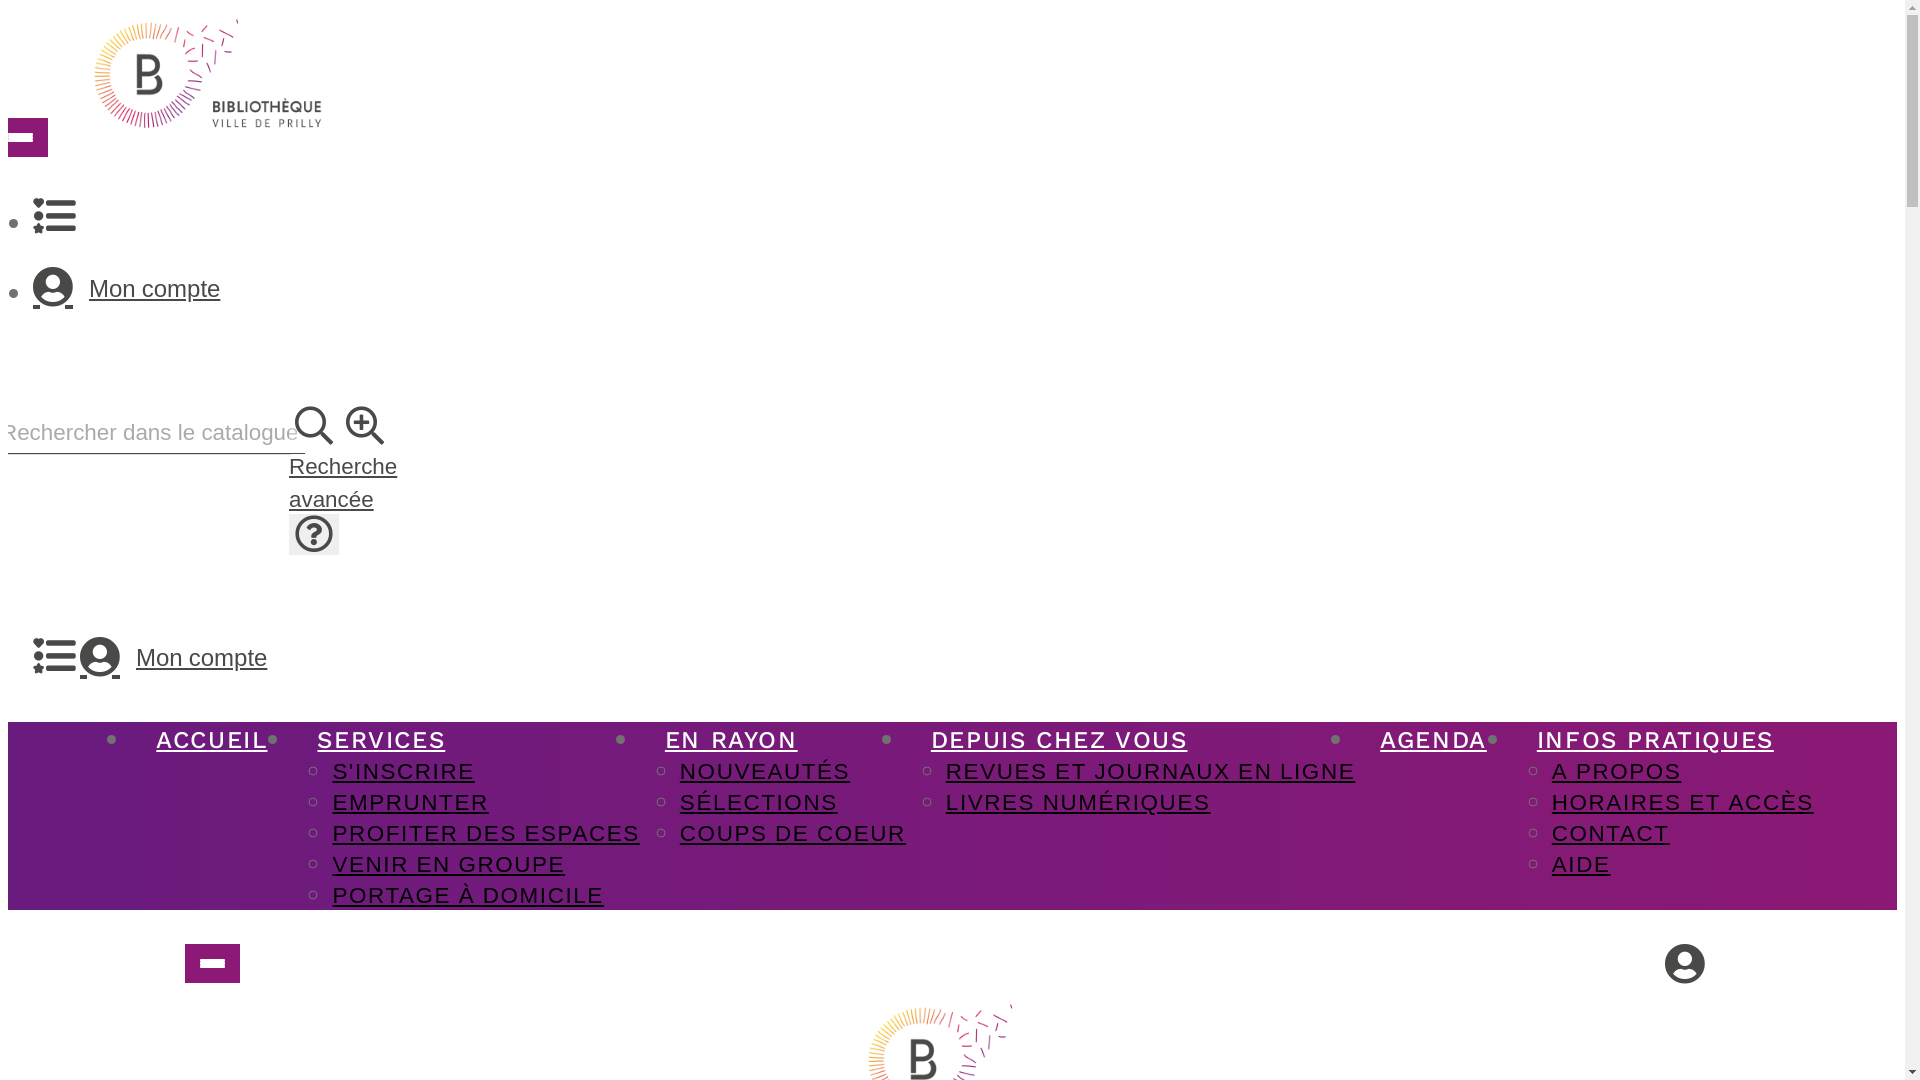 Image resolution: width=1920 pixels, height=1080 pixels. What do you see at coordinates (1354, 740) in the screenshot?
I see `'AGENDA'` at bounding box center [1354, 740].